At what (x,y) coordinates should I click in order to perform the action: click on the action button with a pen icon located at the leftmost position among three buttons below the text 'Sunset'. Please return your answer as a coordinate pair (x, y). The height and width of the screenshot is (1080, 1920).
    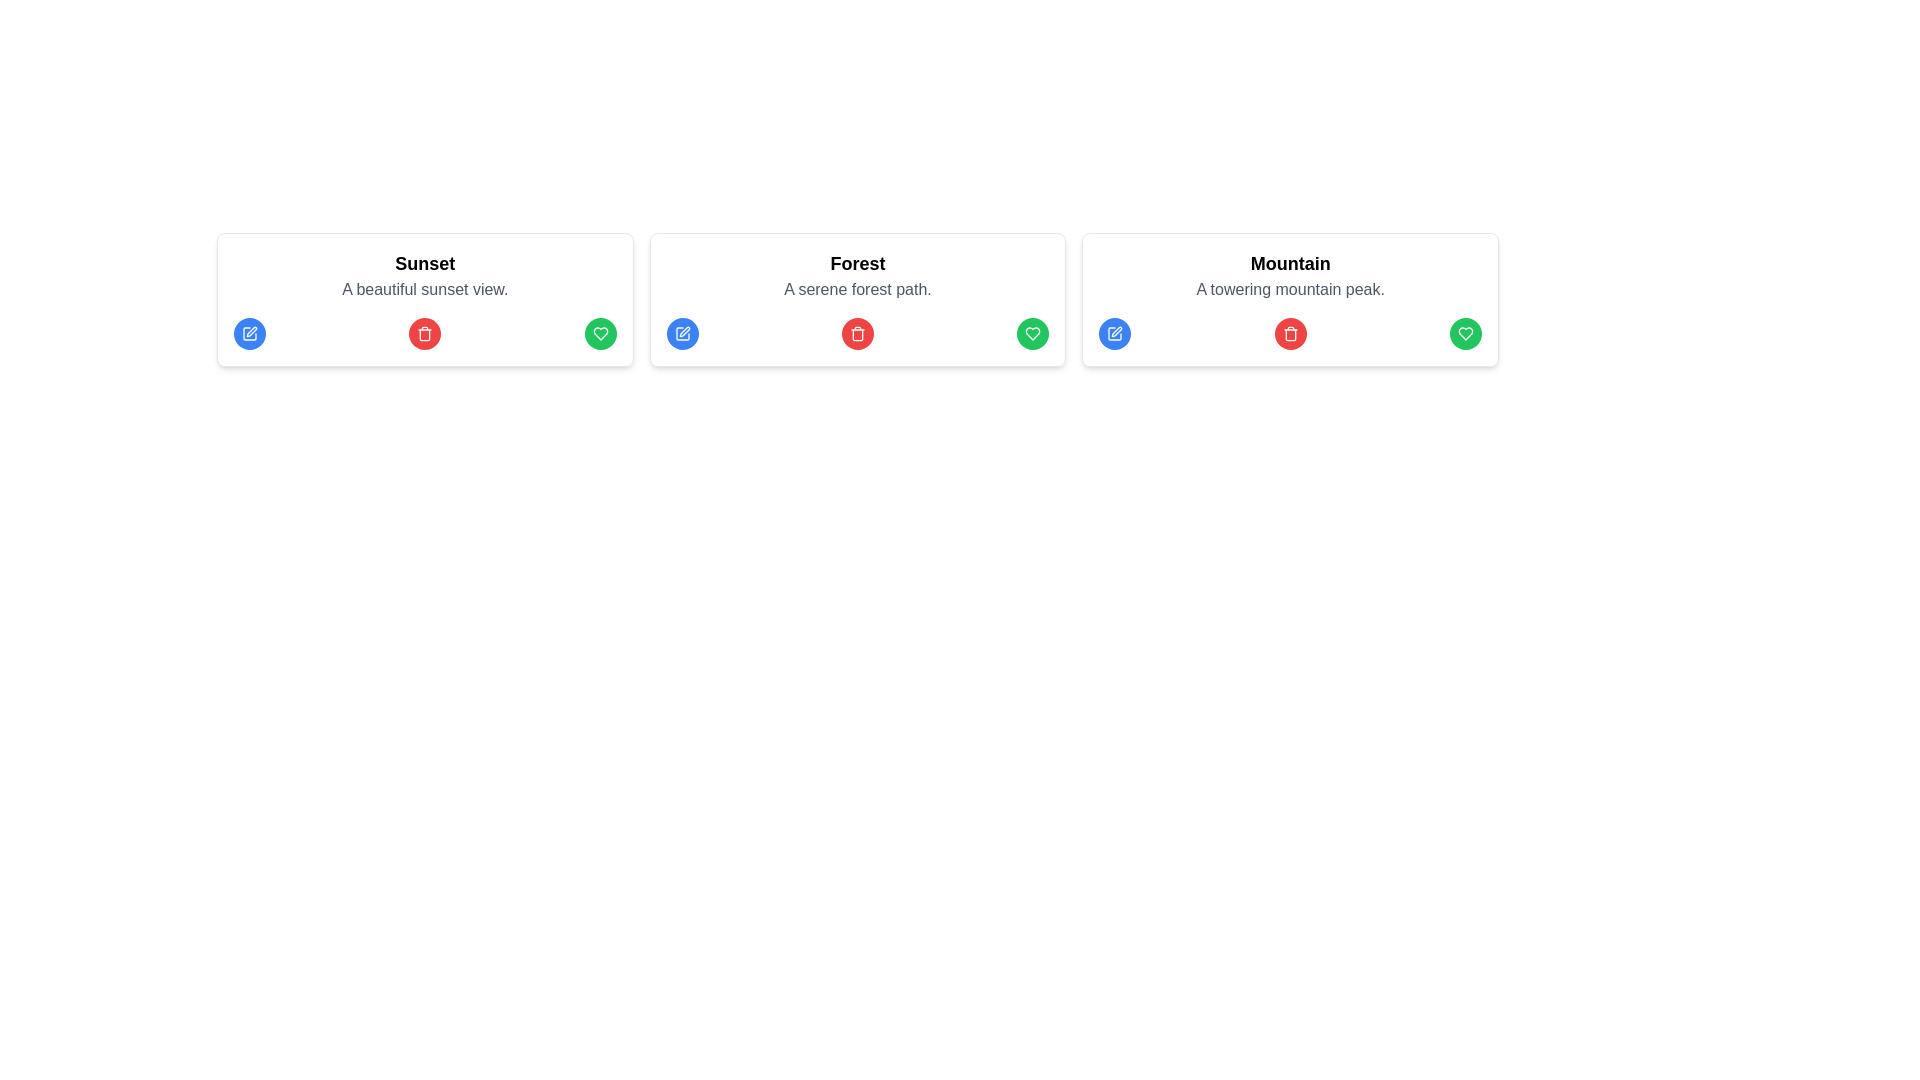
    Looking at the image, I should click on (248, 333).